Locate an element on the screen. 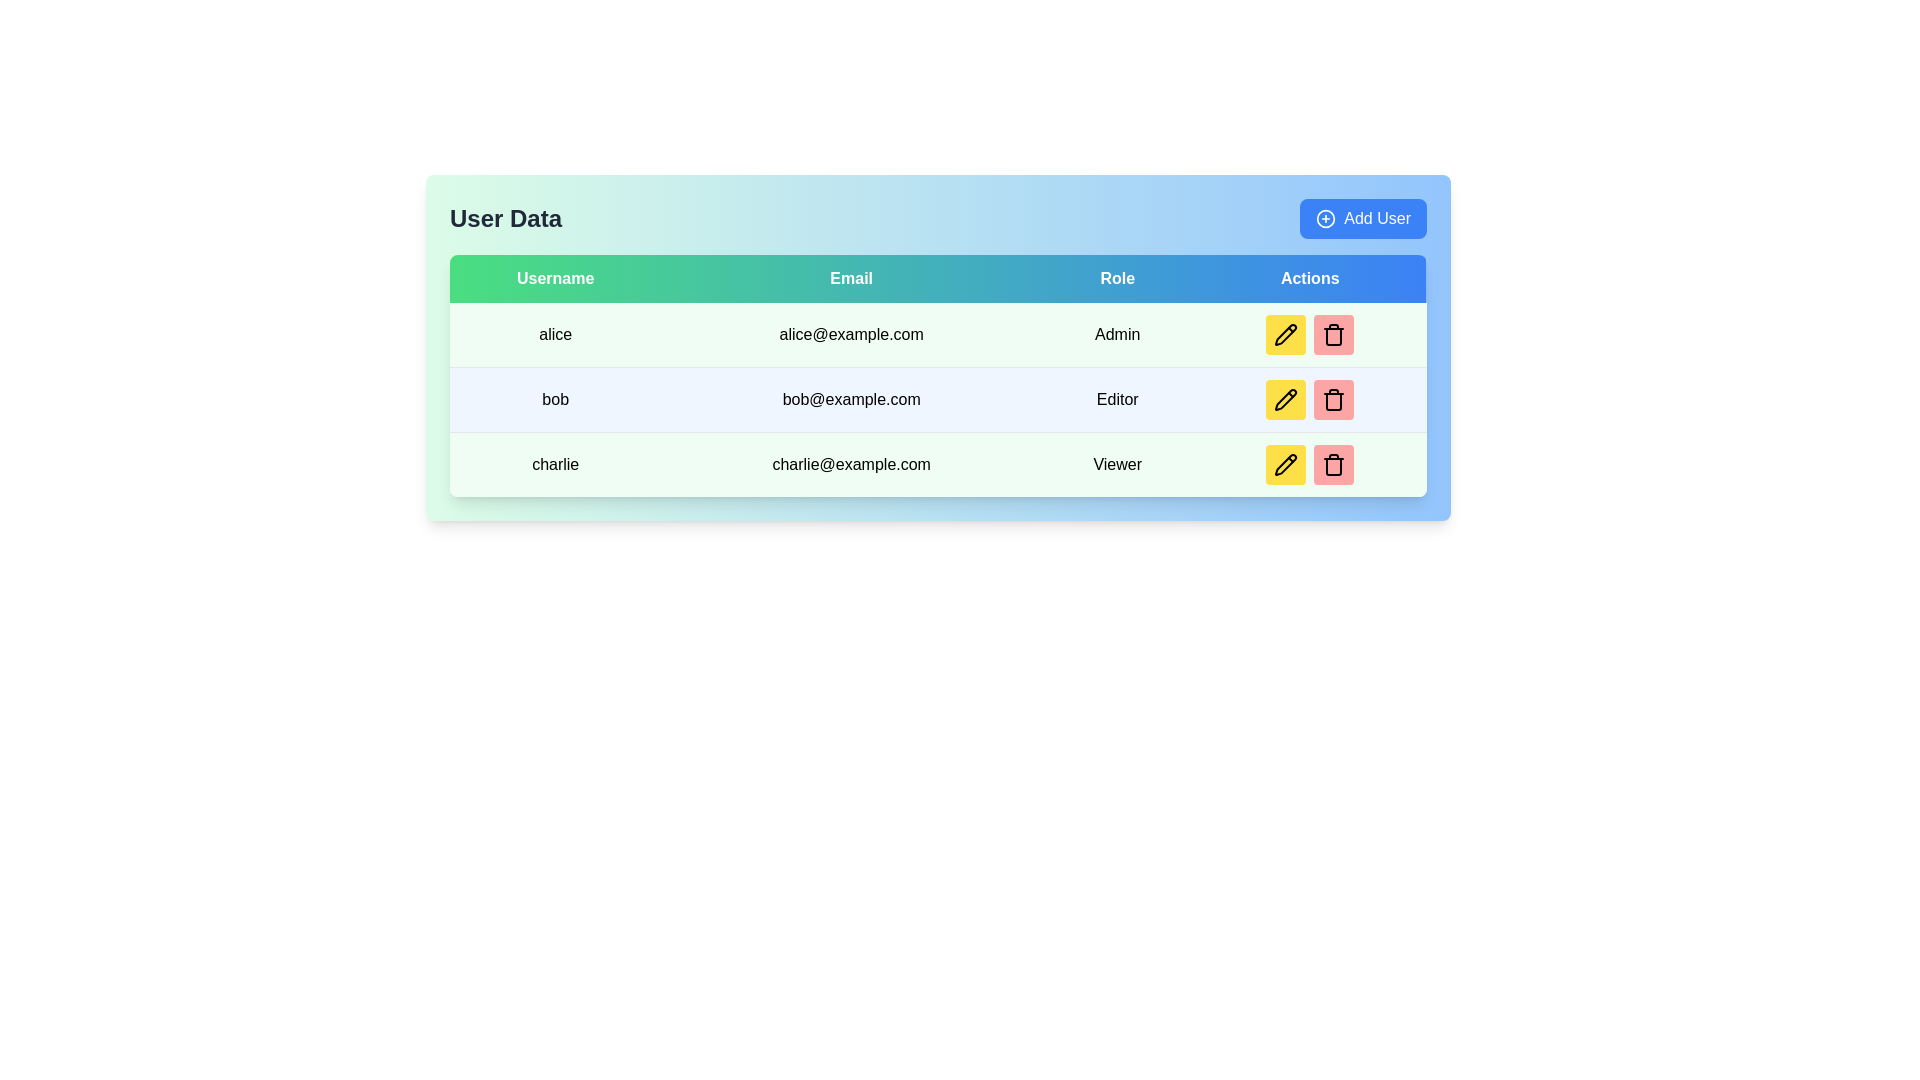 Image resolution: width=1920 pixels, height=1080 pixels. the Label indicating the role assigned to the user 'charlie' located in the third row of the table in the 'Role' column is located at coordinates (1116, 464).